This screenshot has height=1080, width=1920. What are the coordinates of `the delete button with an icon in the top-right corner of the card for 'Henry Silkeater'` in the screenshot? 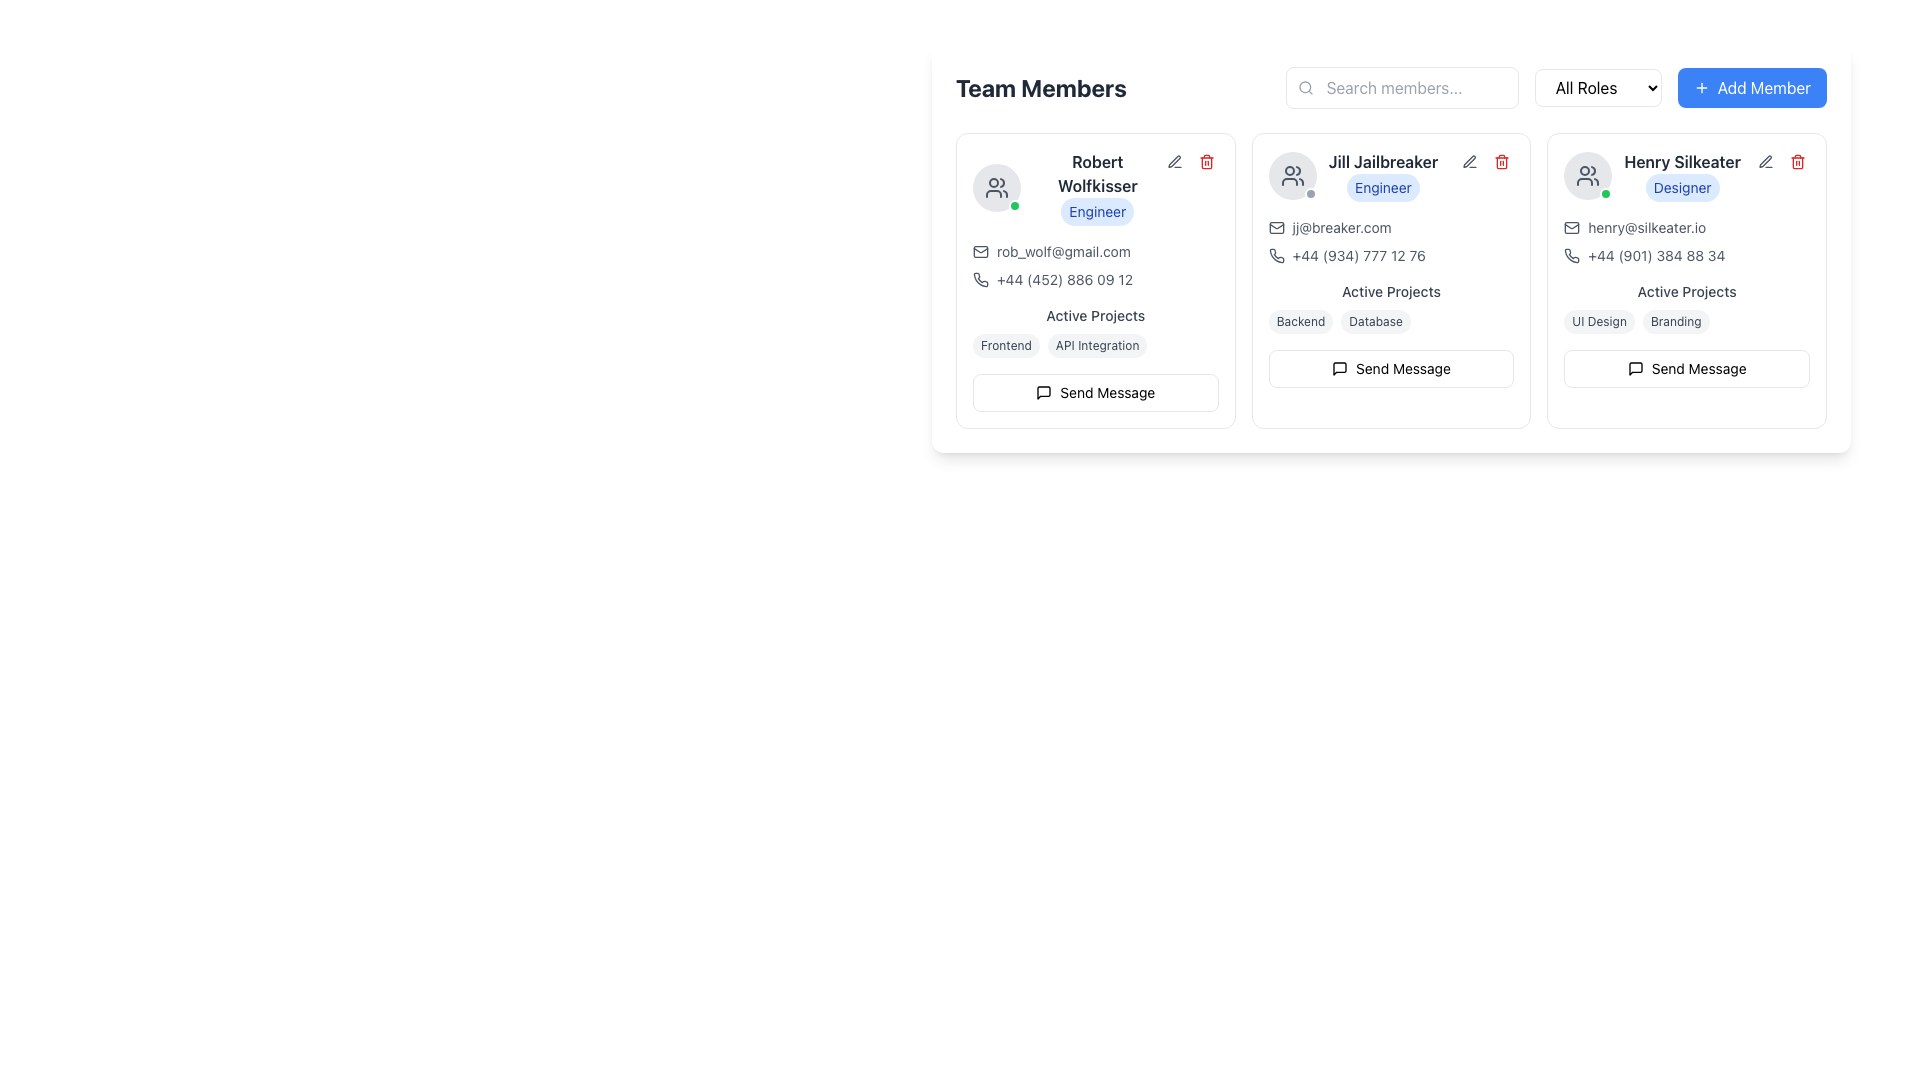 It's located at (1797, 161).